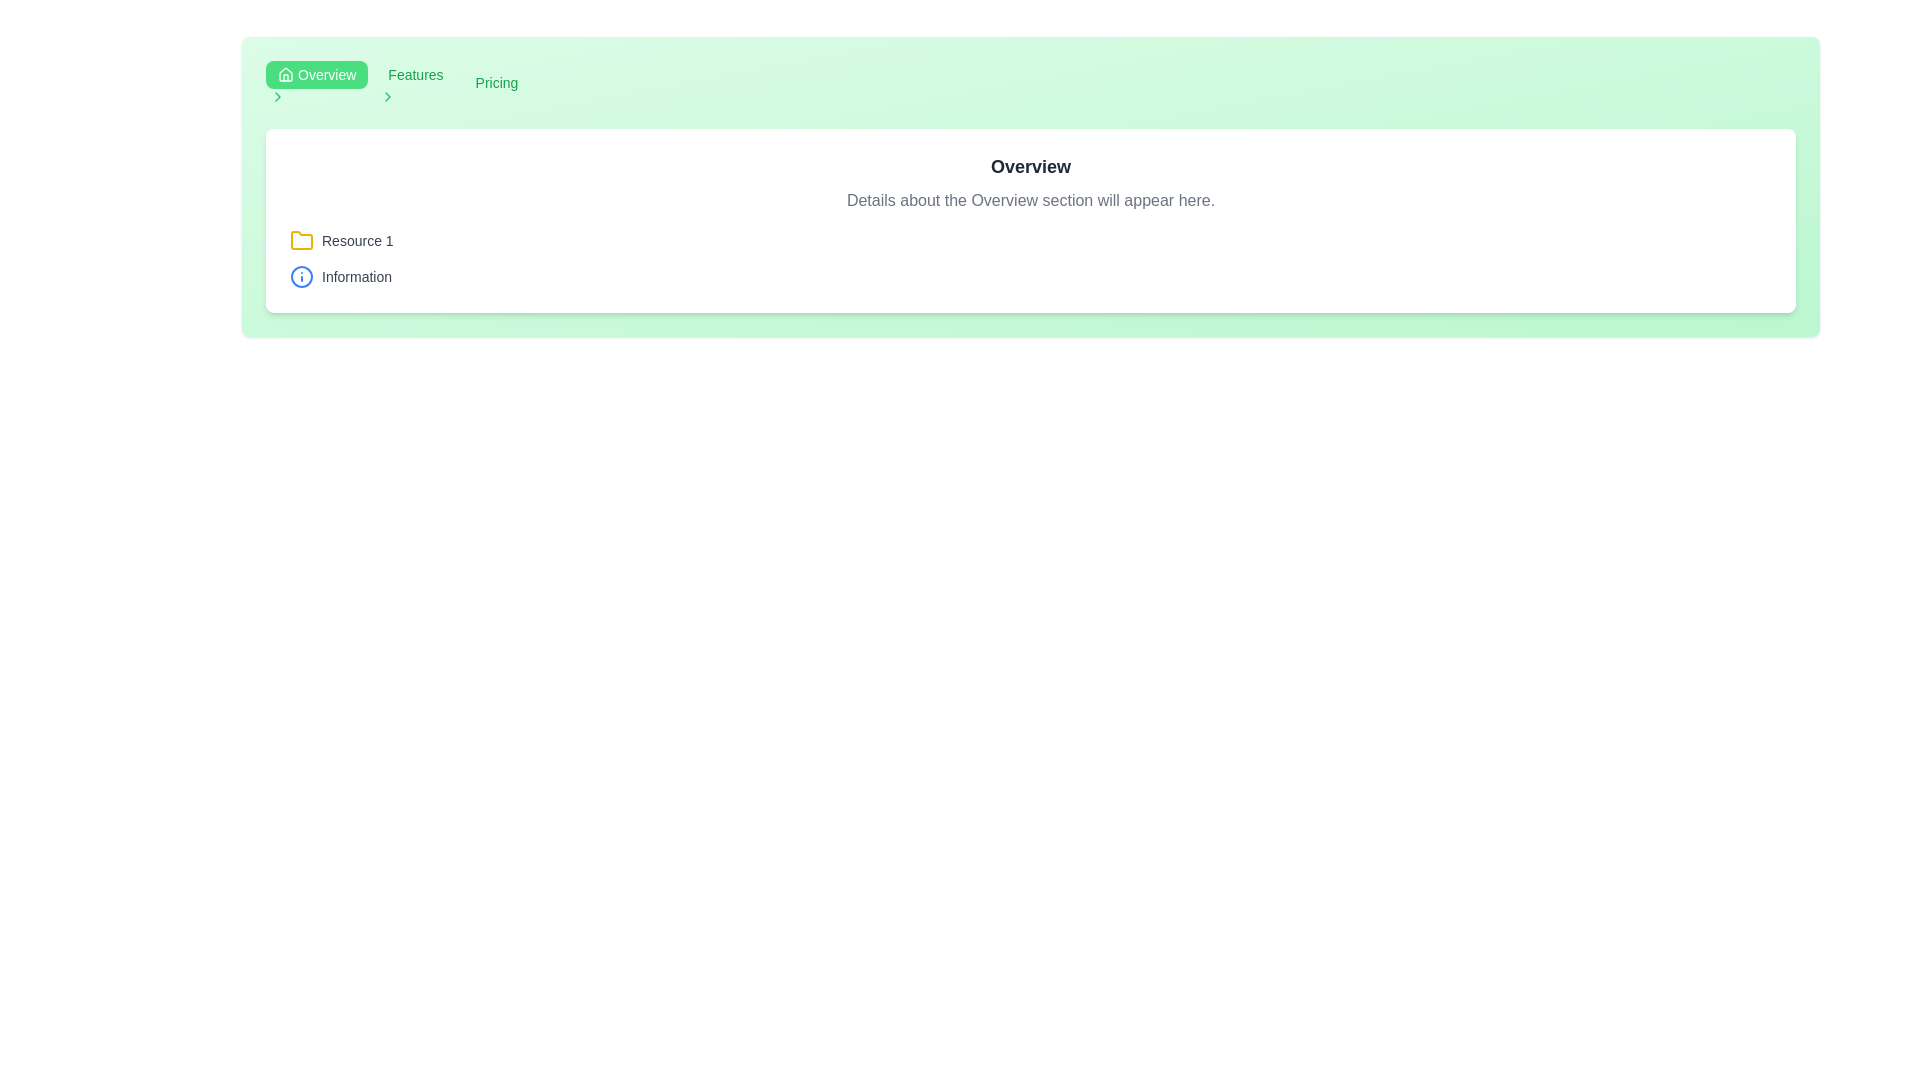 The height and width of the screenshot is (1080, 1920). I want to click on the text label associated with the yellow folder icon to associate the label with the folder, so click(357, 239).